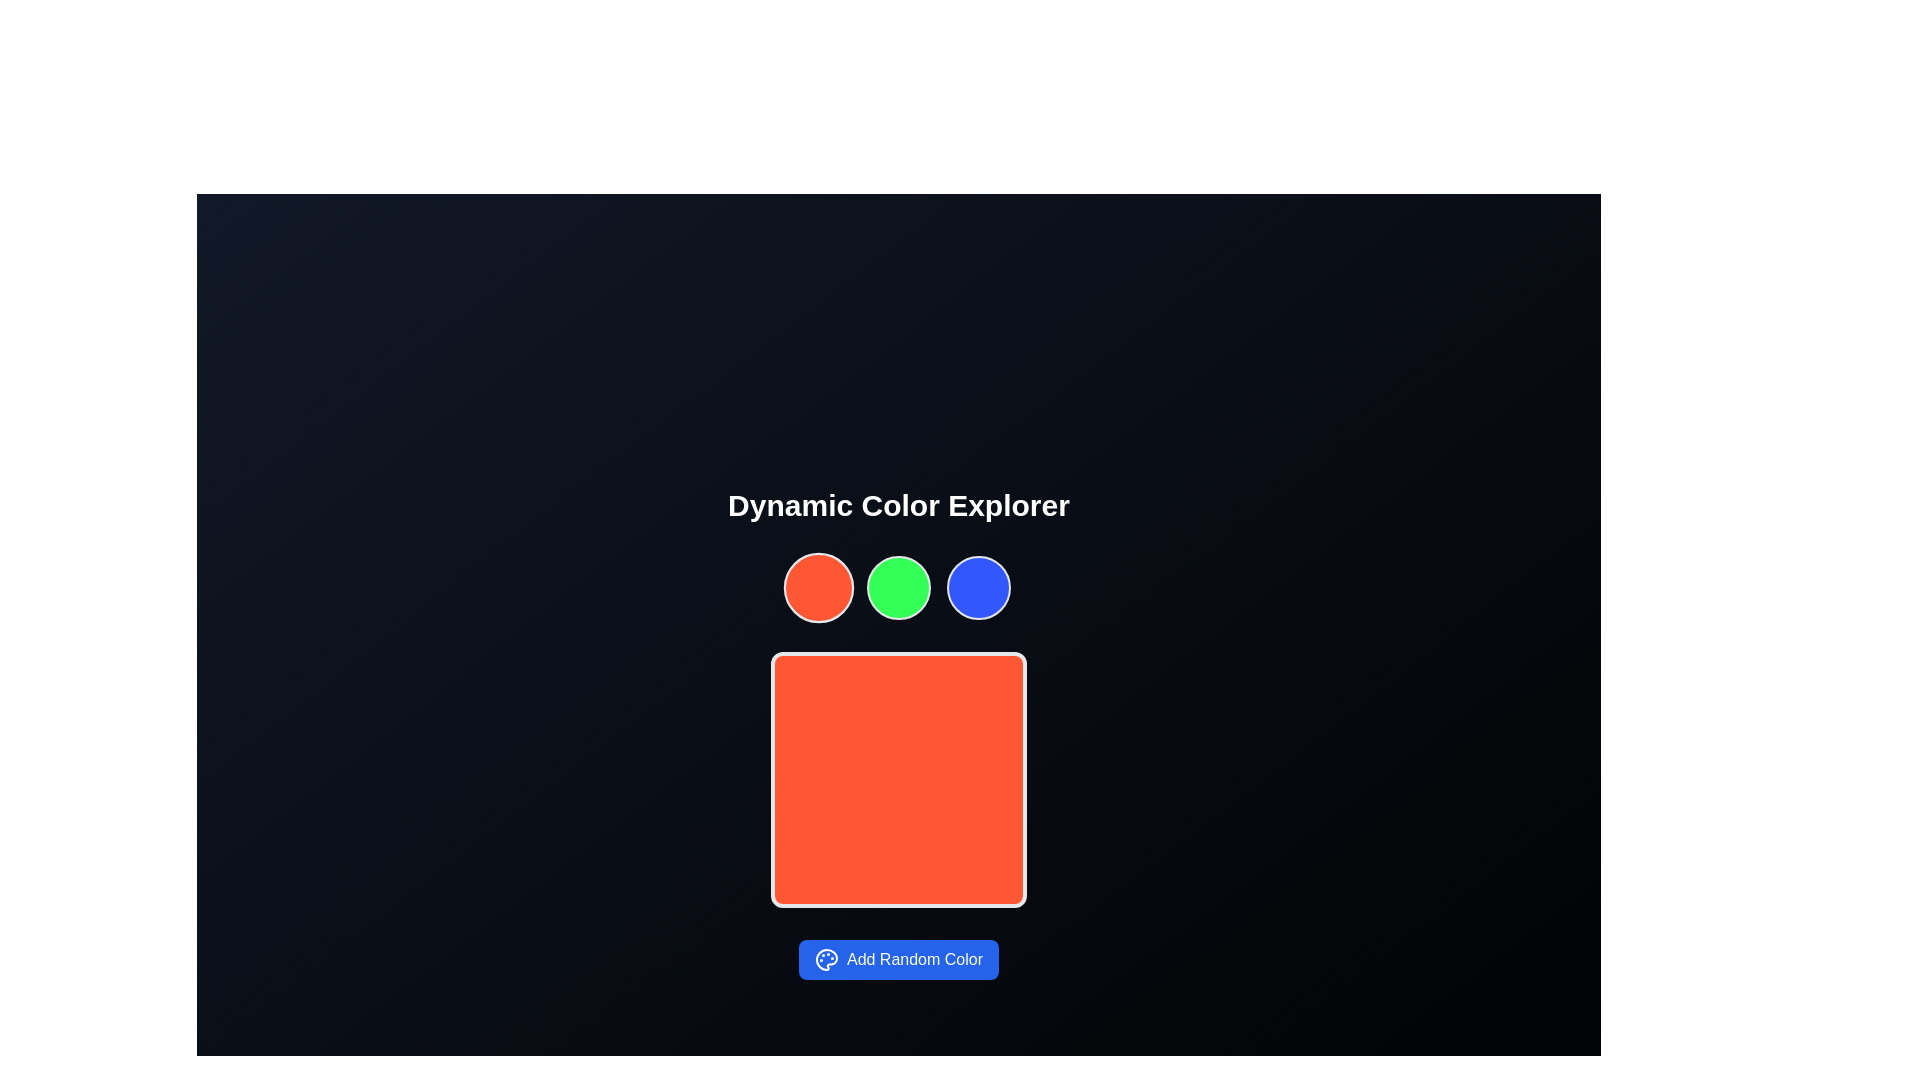  What do you see at coordinates (819, 586) in the screenshot?
I see `the first interactive circular button with a red fill and white border, located centrally below the 'Dynamic Color Explorer' heading` at bounding box center [819, 586].